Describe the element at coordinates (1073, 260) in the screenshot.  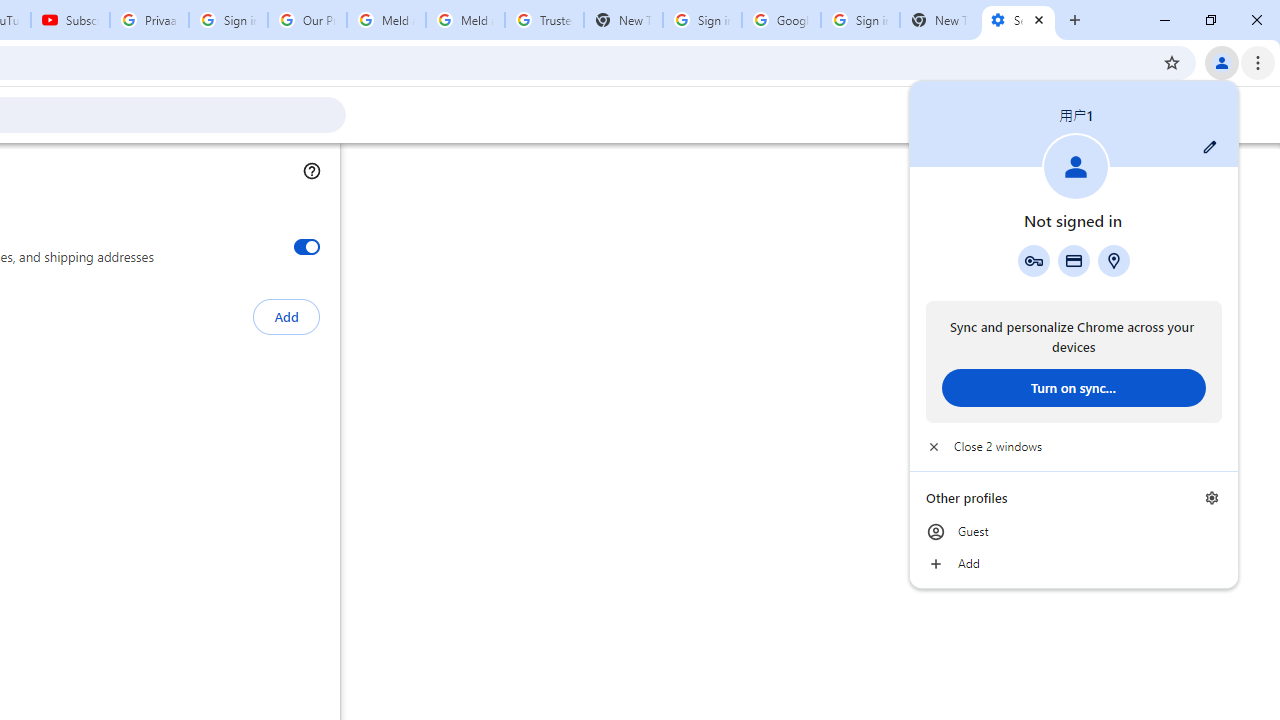
I see `'Payment methods'` at that location.